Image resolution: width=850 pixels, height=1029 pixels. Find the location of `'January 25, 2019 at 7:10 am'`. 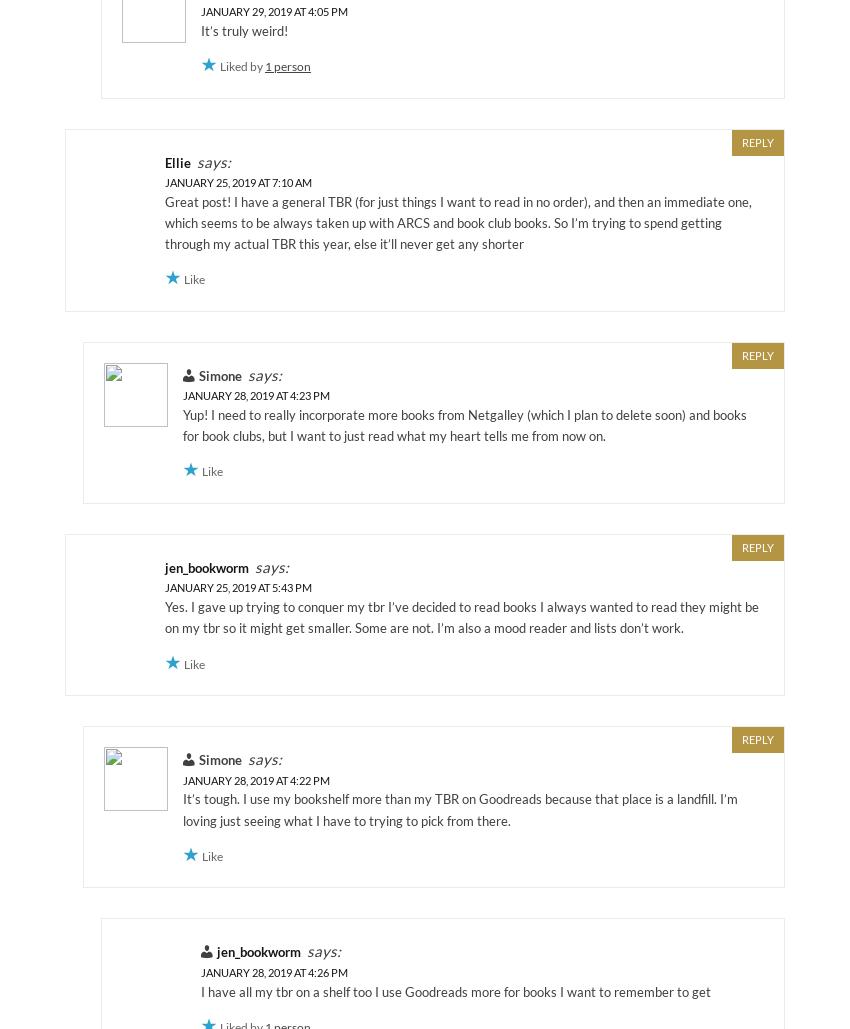

'January 25, 2019 at 7:10 am' is located at coordinates (164, 182).